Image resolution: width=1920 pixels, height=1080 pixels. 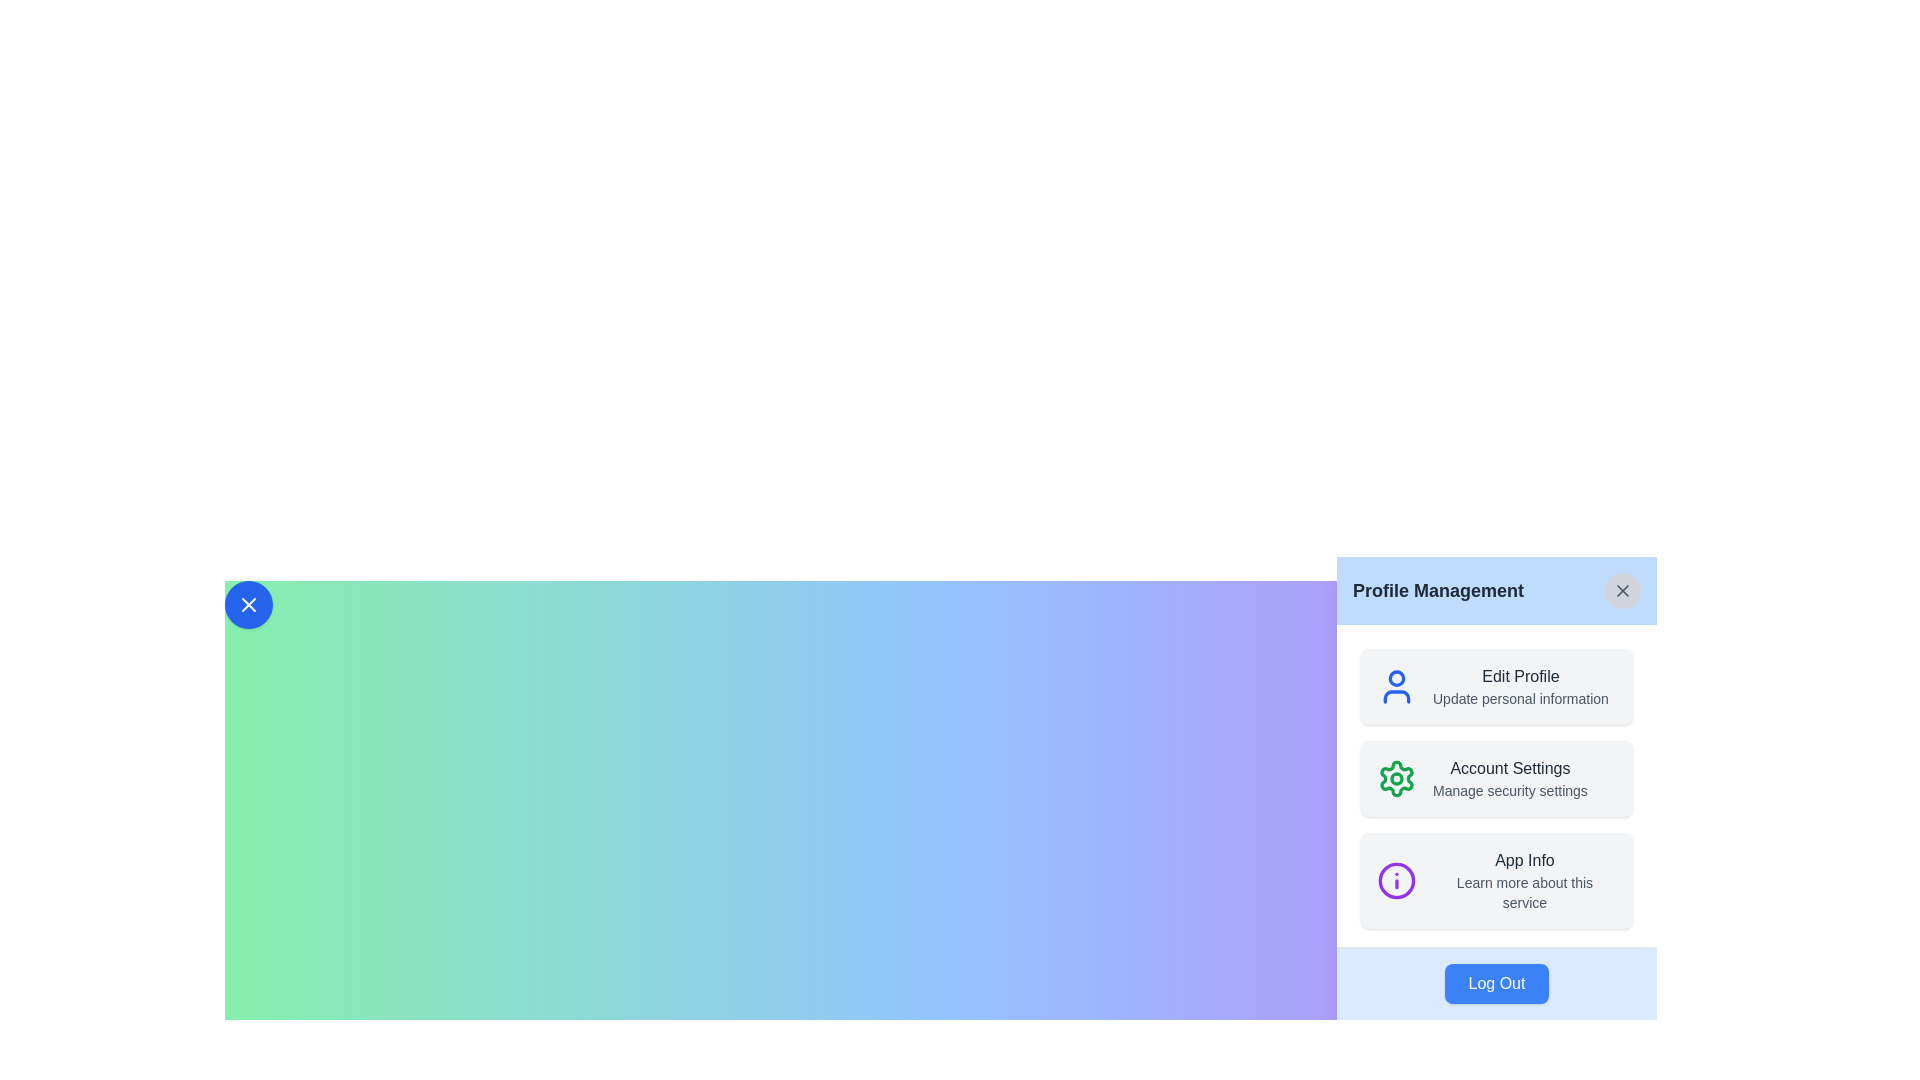 What do you see at coordinates (1395, 879) in the screenshot?
I see `the 'App Info' icon located within the 'Profile Management' panel, positioned to the left of the 'App Info' title and subtitle` at bounding box center [1395, 879].